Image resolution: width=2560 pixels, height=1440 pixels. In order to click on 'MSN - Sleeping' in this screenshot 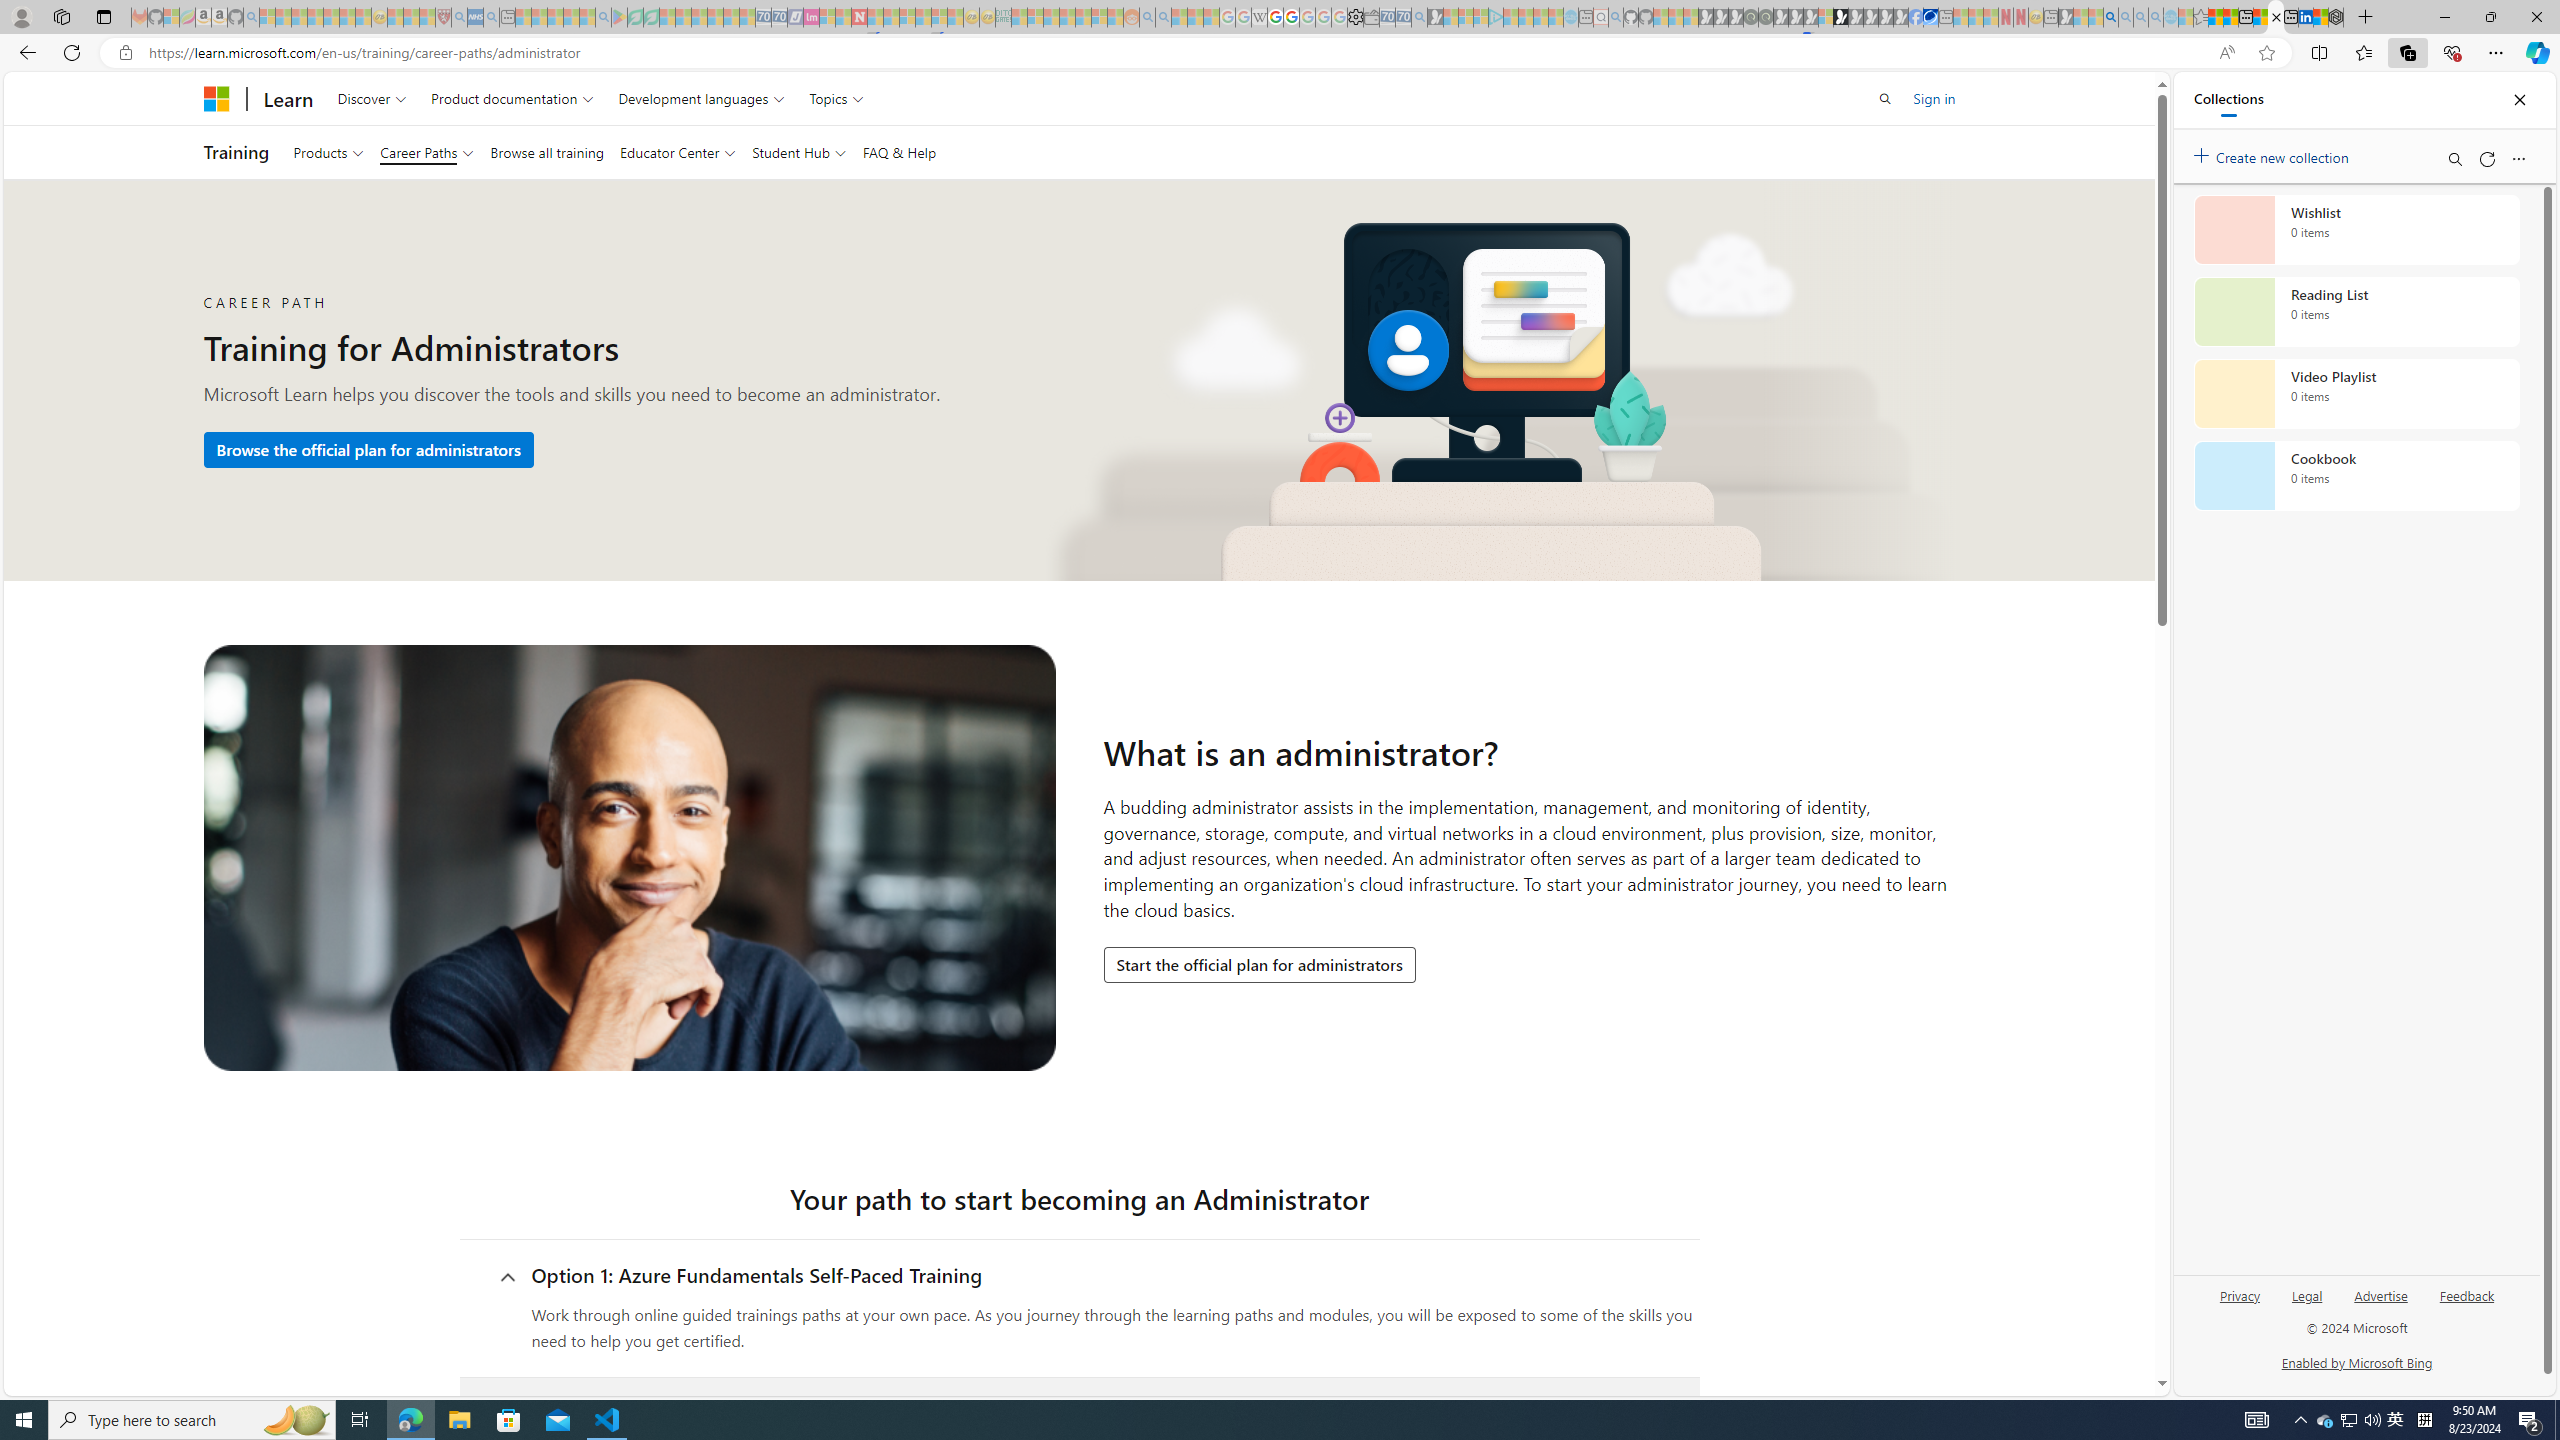, I will do `click(2064, 16)`.